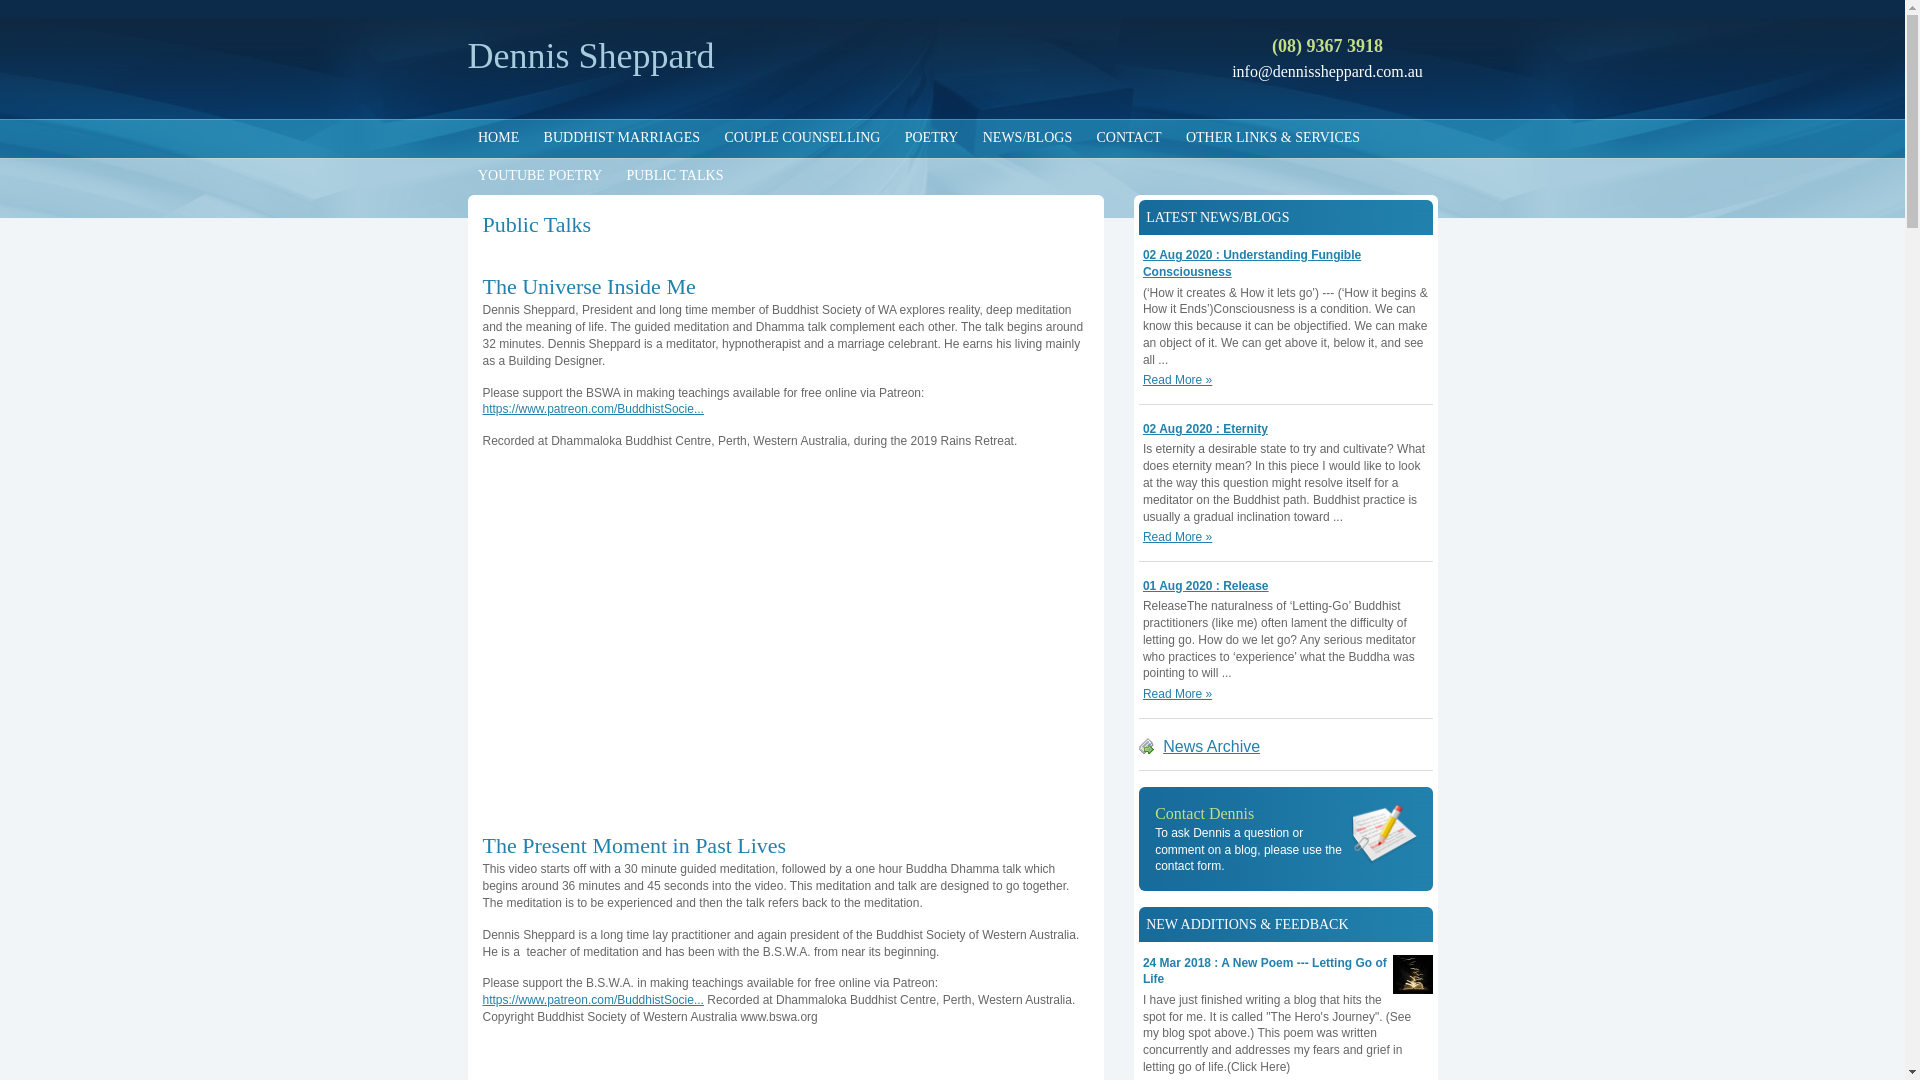 Image resolution: width=1920 pixels, height=1080 pixels. What do you see at coordinates (466, 55) in the screenshot?
I see `'Dennis Sheppard'` at bounding box center [466, 55].